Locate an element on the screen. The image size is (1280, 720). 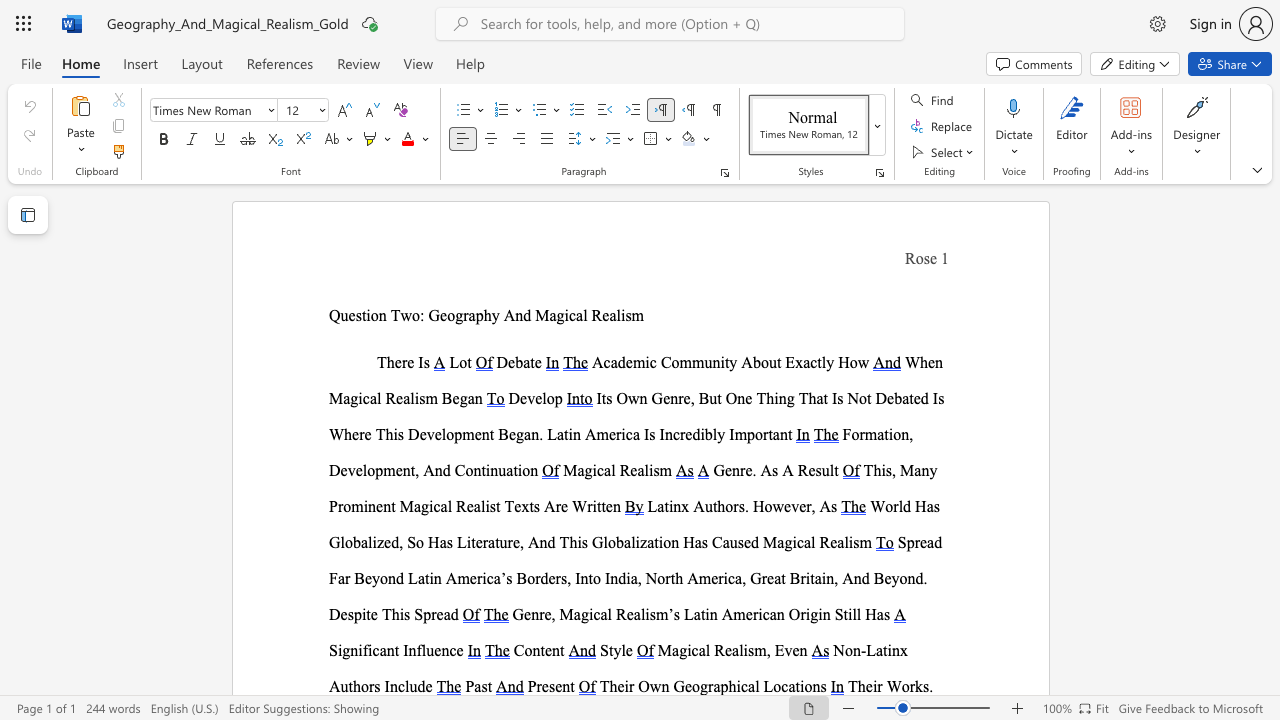
the subset text "cal Loca" within the text "Their Own Geographical Locations" is located at coordinates (739, 685).